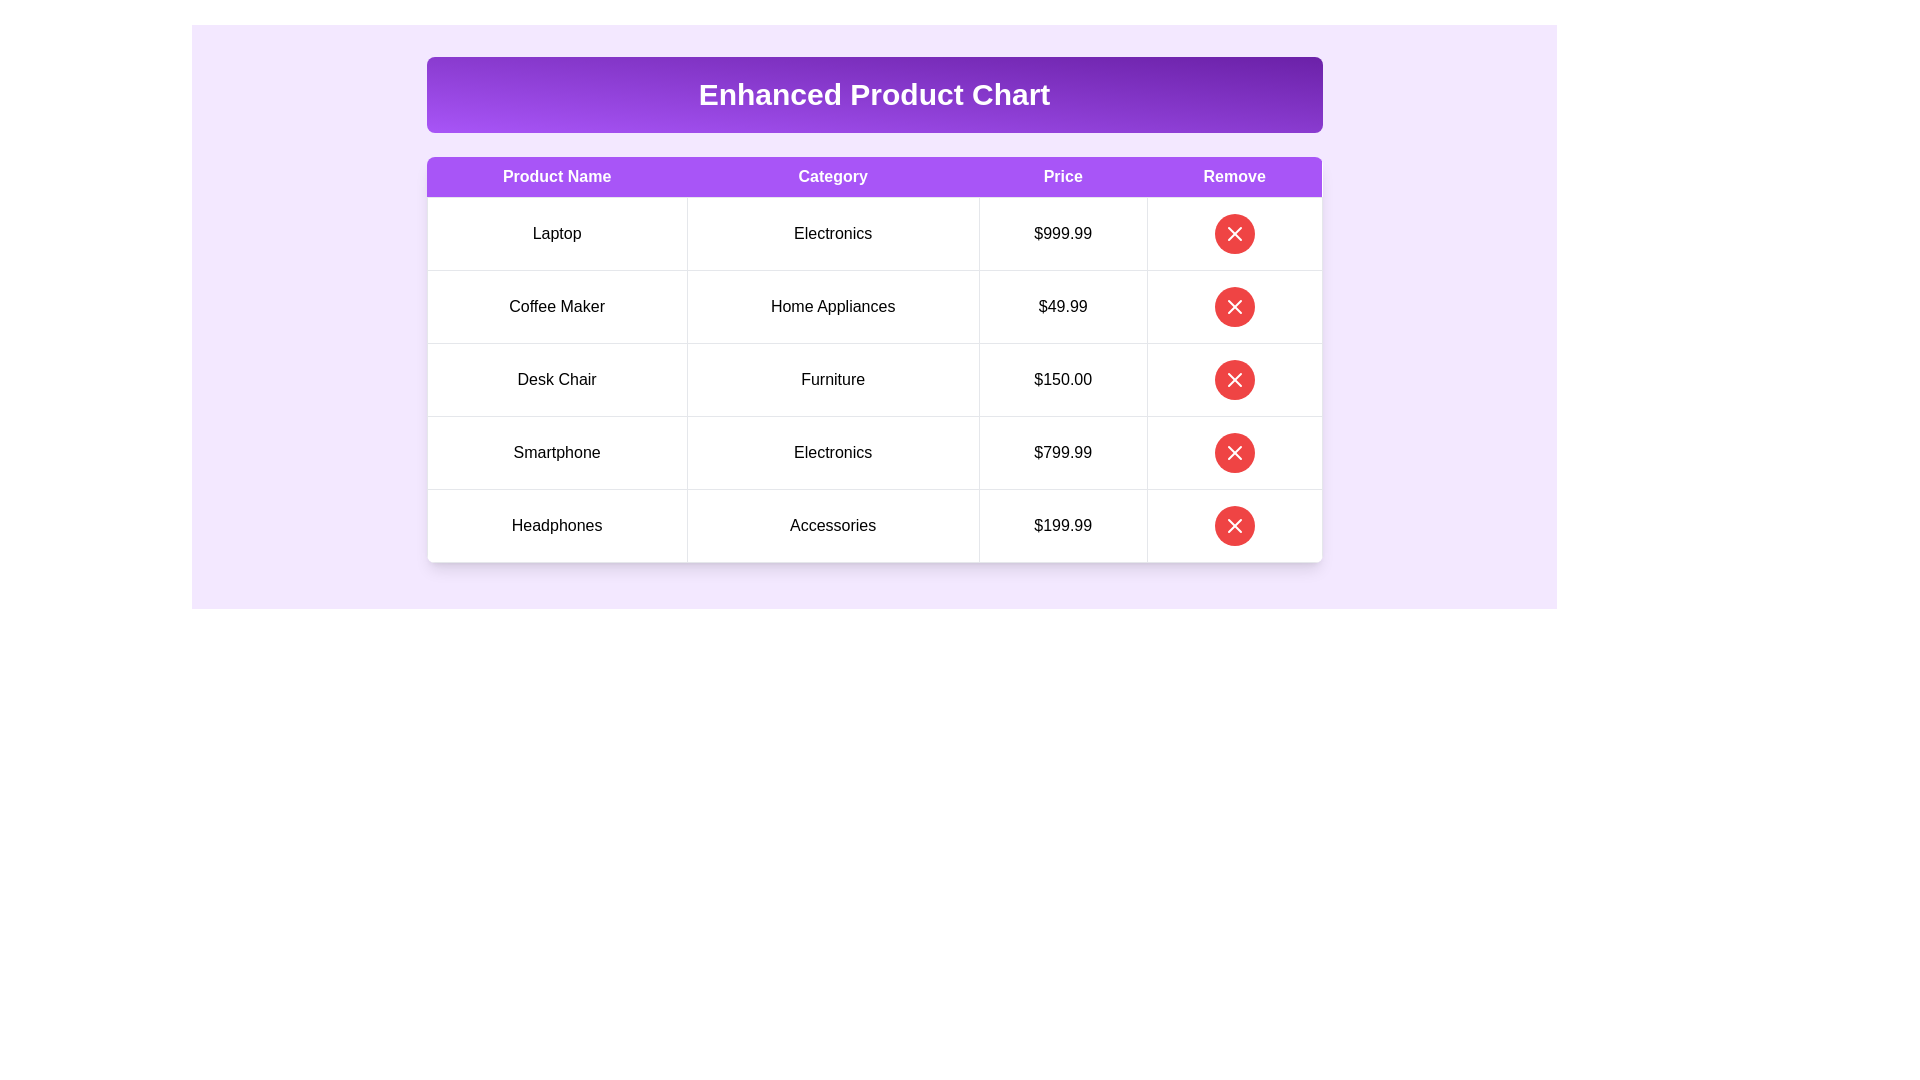 The width and height of the screenshot is (1920, 1080). What do you see at coordinates (1233, 452) in the screenshot?
I see `the close/remove icon, which is a small 'X' symbol in a circular red background located in the fourth row of the 'Remove' column in the table` at bounding box center [1233, 452].